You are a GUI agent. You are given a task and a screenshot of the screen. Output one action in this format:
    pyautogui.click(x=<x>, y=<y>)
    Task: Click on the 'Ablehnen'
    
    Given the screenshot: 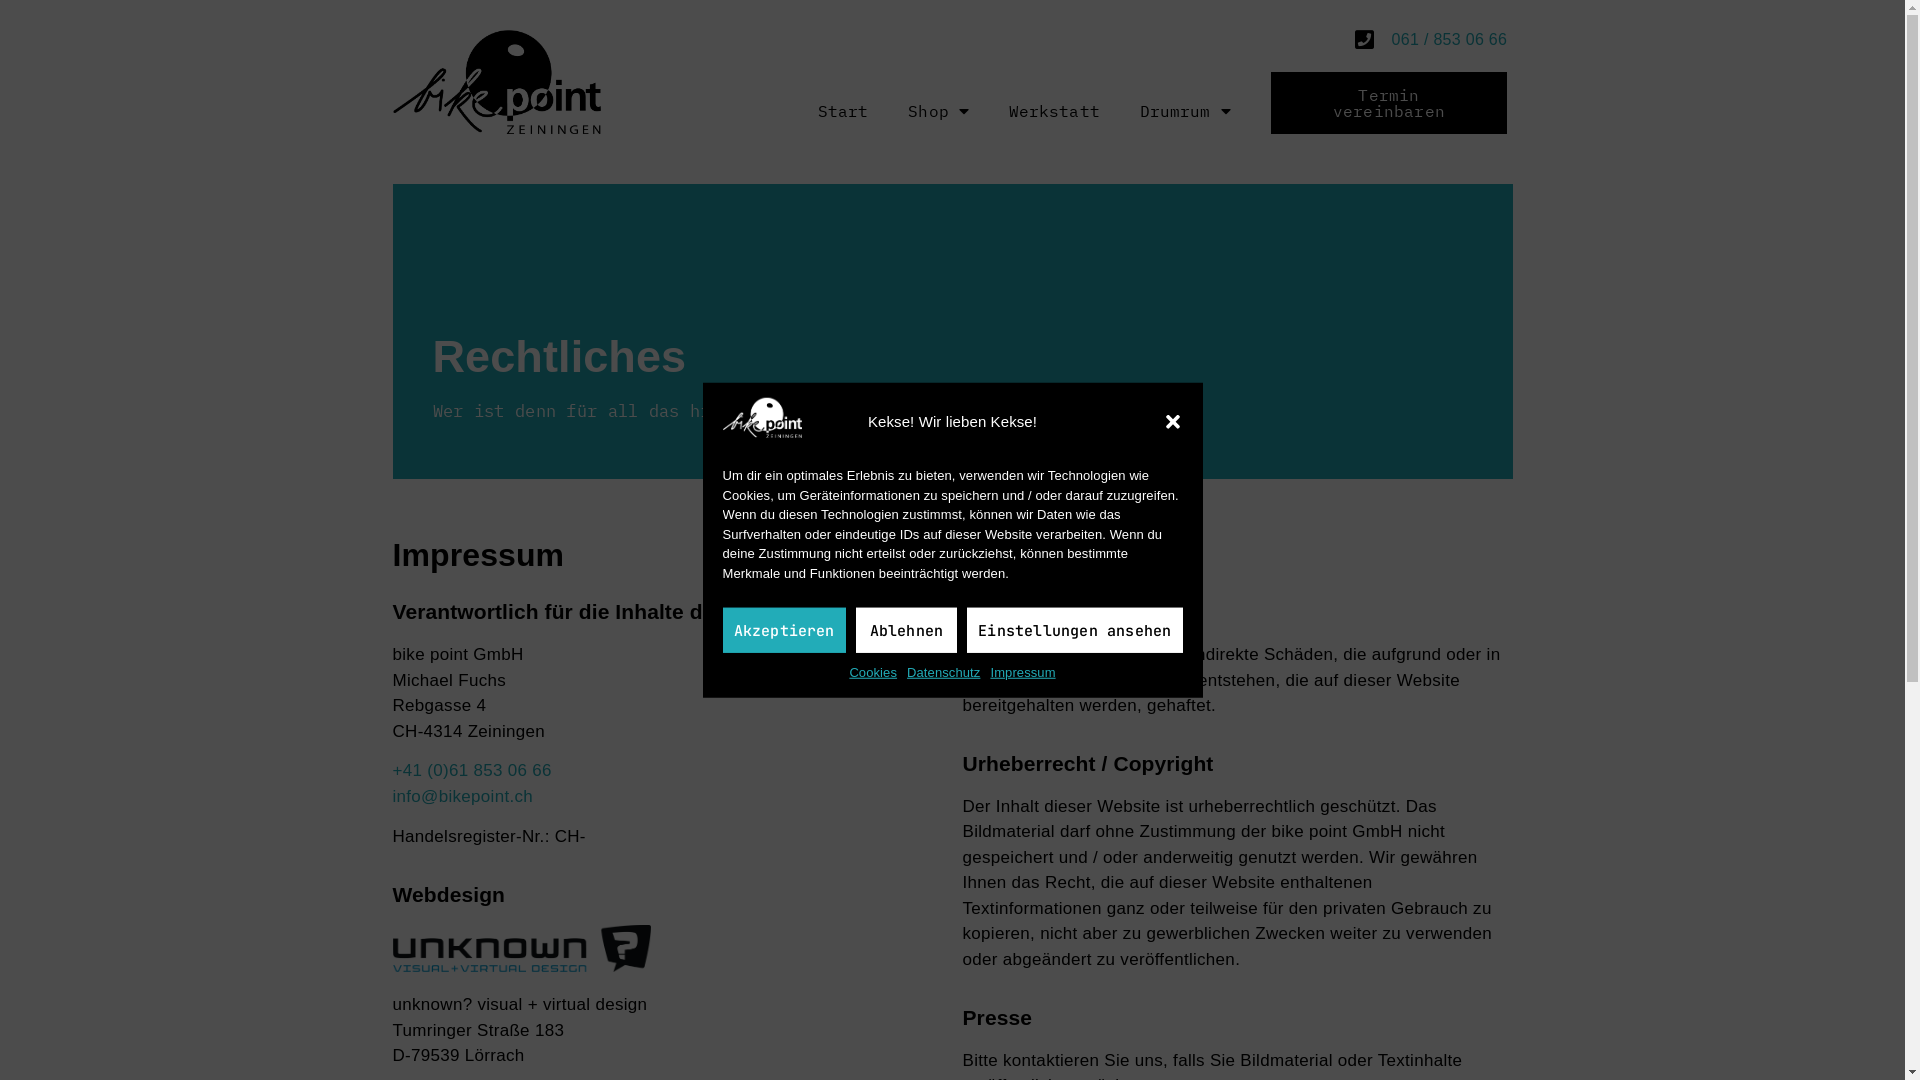 What is the action you would take?
    pyautogui.click(x=906, y=630)
    